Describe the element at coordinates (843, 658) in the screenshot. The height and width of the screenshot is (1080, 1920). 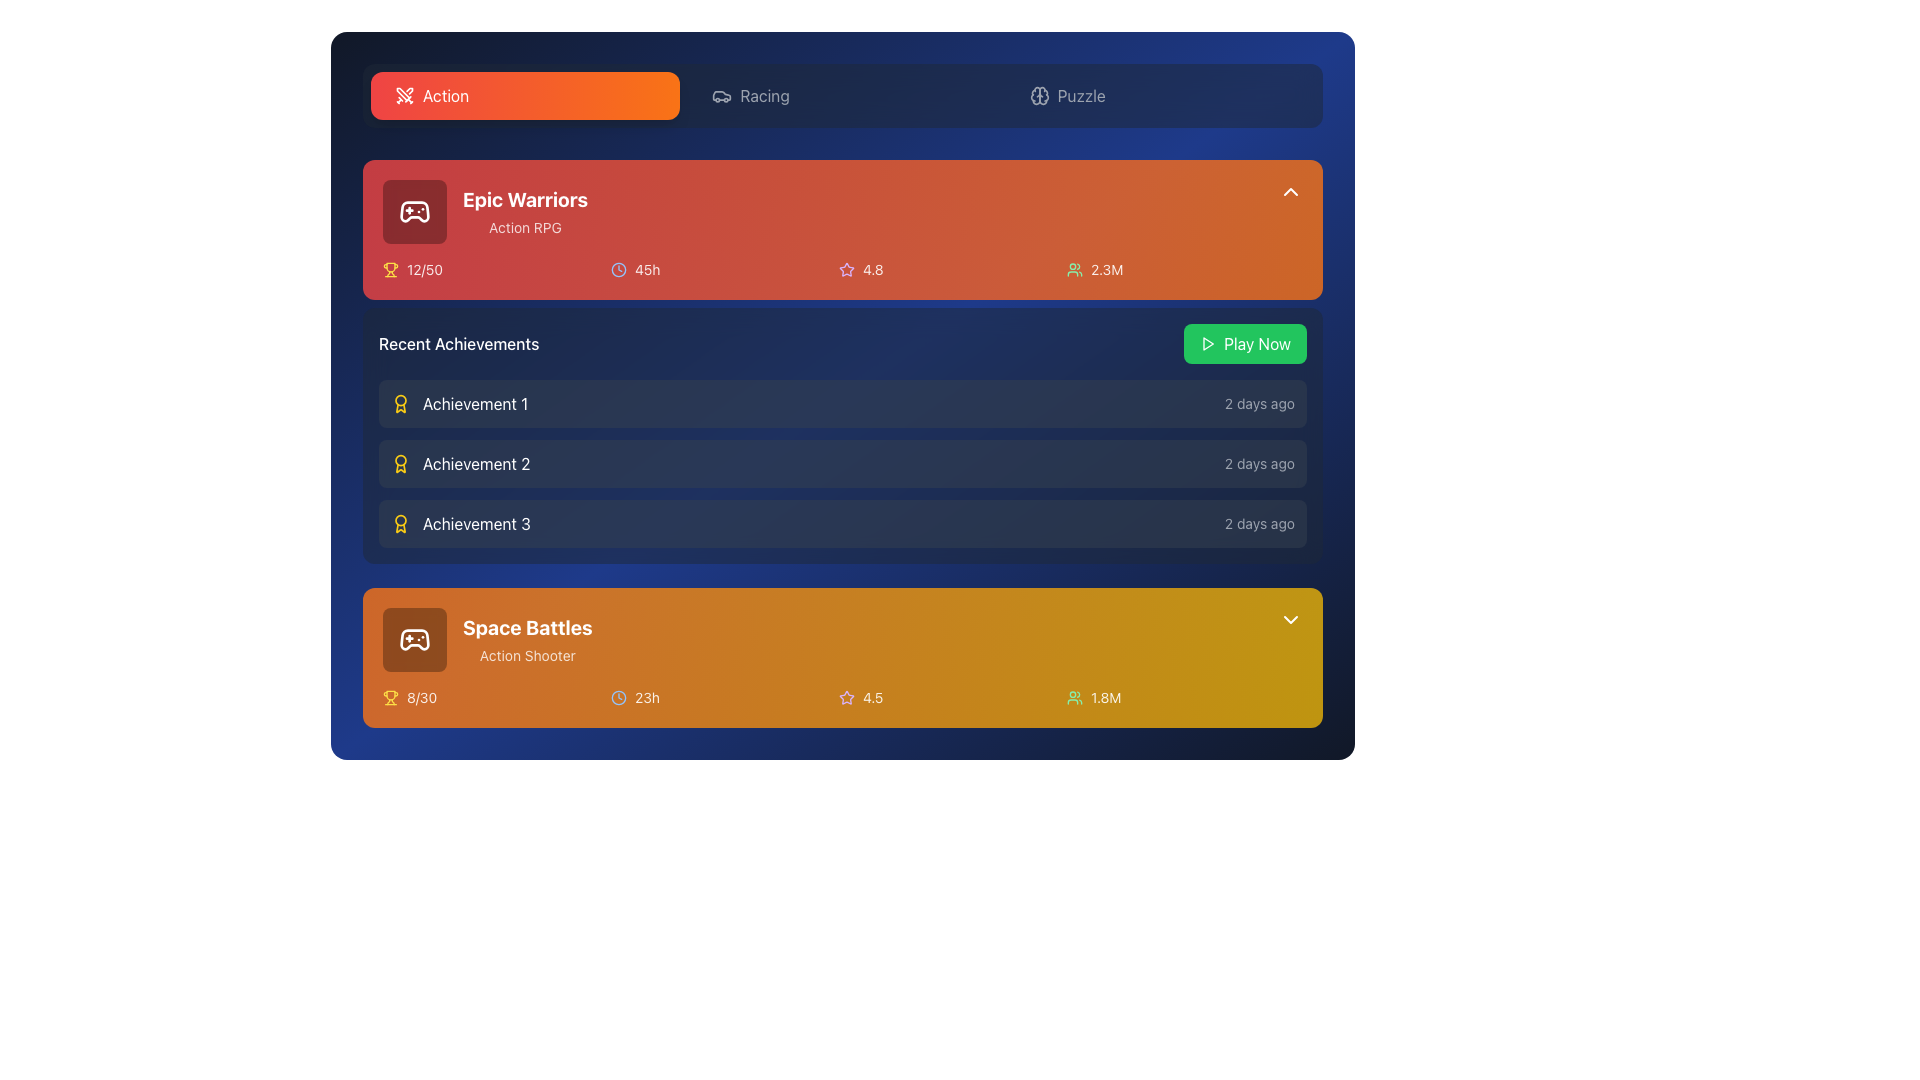
I see `the Information box displaying 'Space Battles', which includes details like 'Action Shooter', '8/30', '23h', '4.5', and '1.8M', located beneath 'Recent Achievements'` at that location.